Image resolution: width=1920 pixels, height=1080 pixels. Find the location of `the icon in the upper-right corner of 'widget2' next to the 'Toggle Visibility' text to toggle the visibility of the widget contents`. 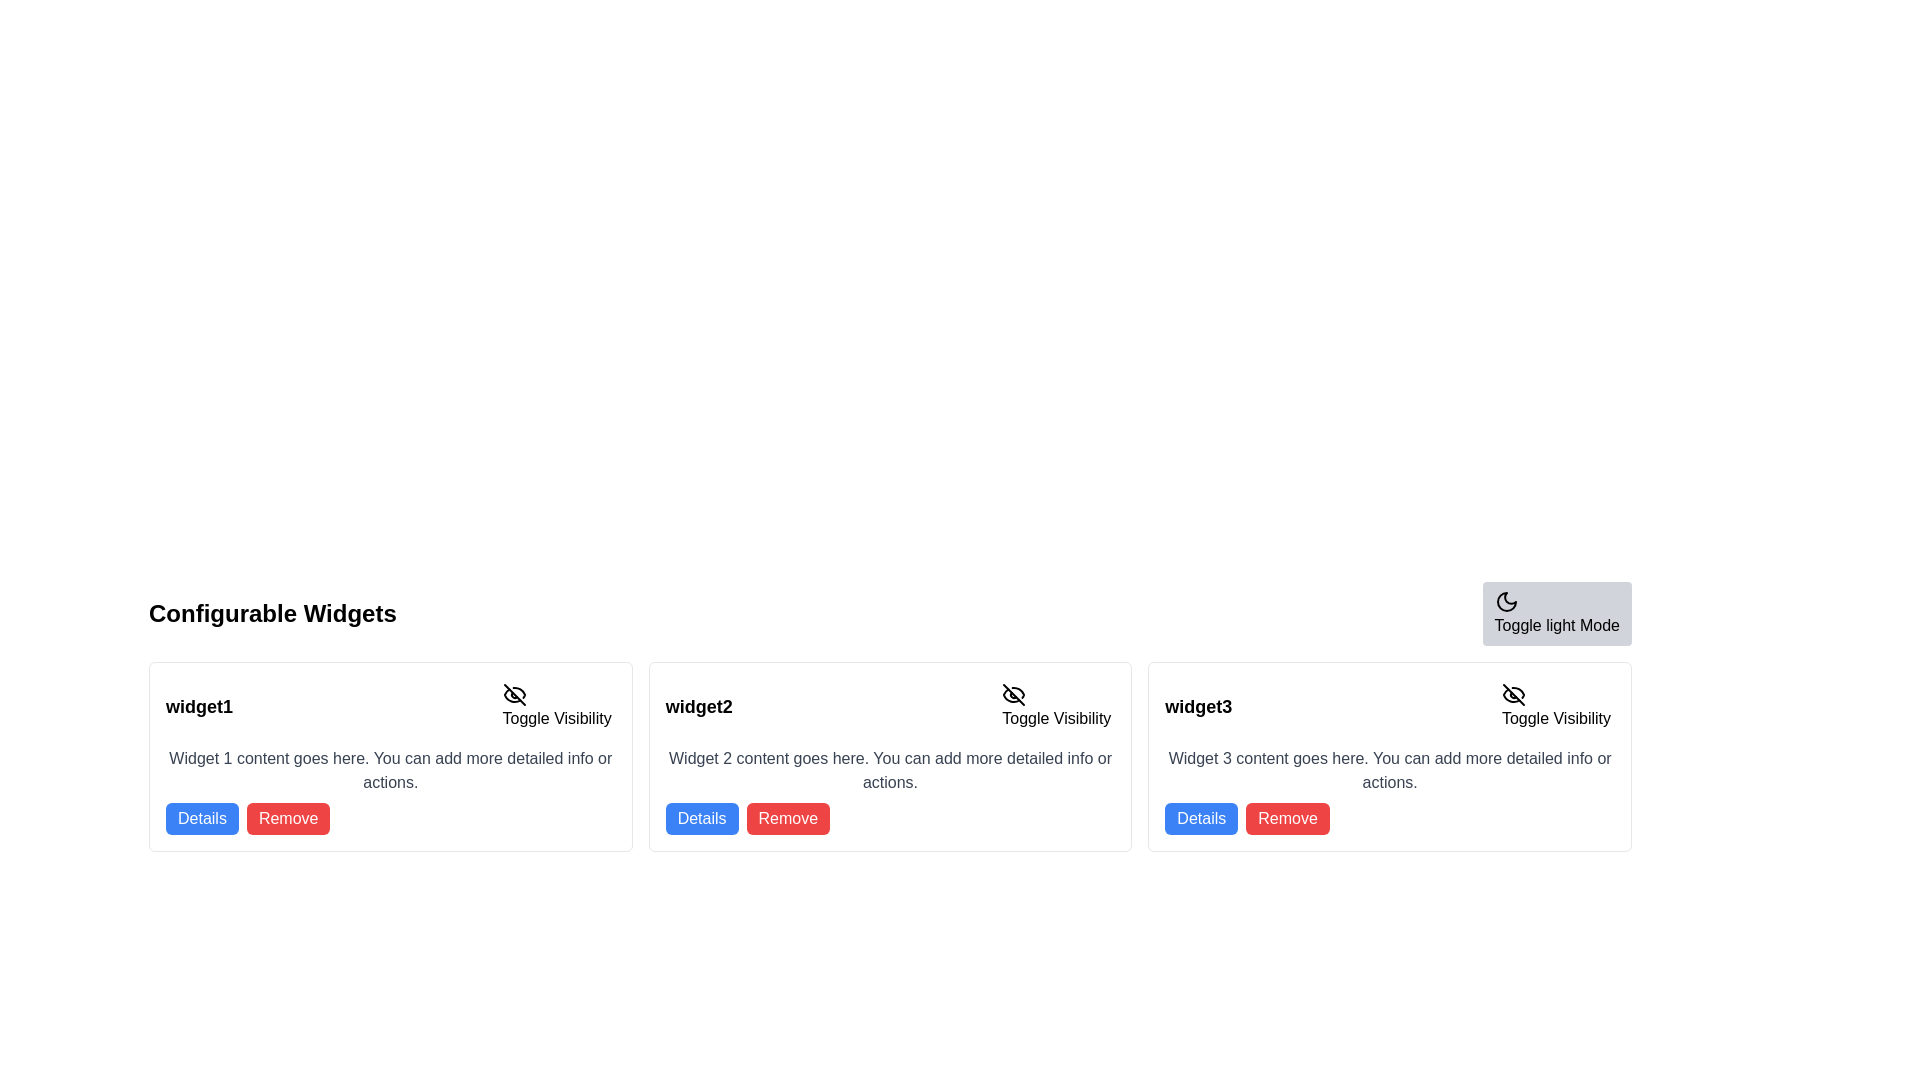

the icon in the upper-right corner of 'widget2' next to the 'Toggle Visibility' text to toggle the visibility of the widget contents is located at coordinates (1014, 693).